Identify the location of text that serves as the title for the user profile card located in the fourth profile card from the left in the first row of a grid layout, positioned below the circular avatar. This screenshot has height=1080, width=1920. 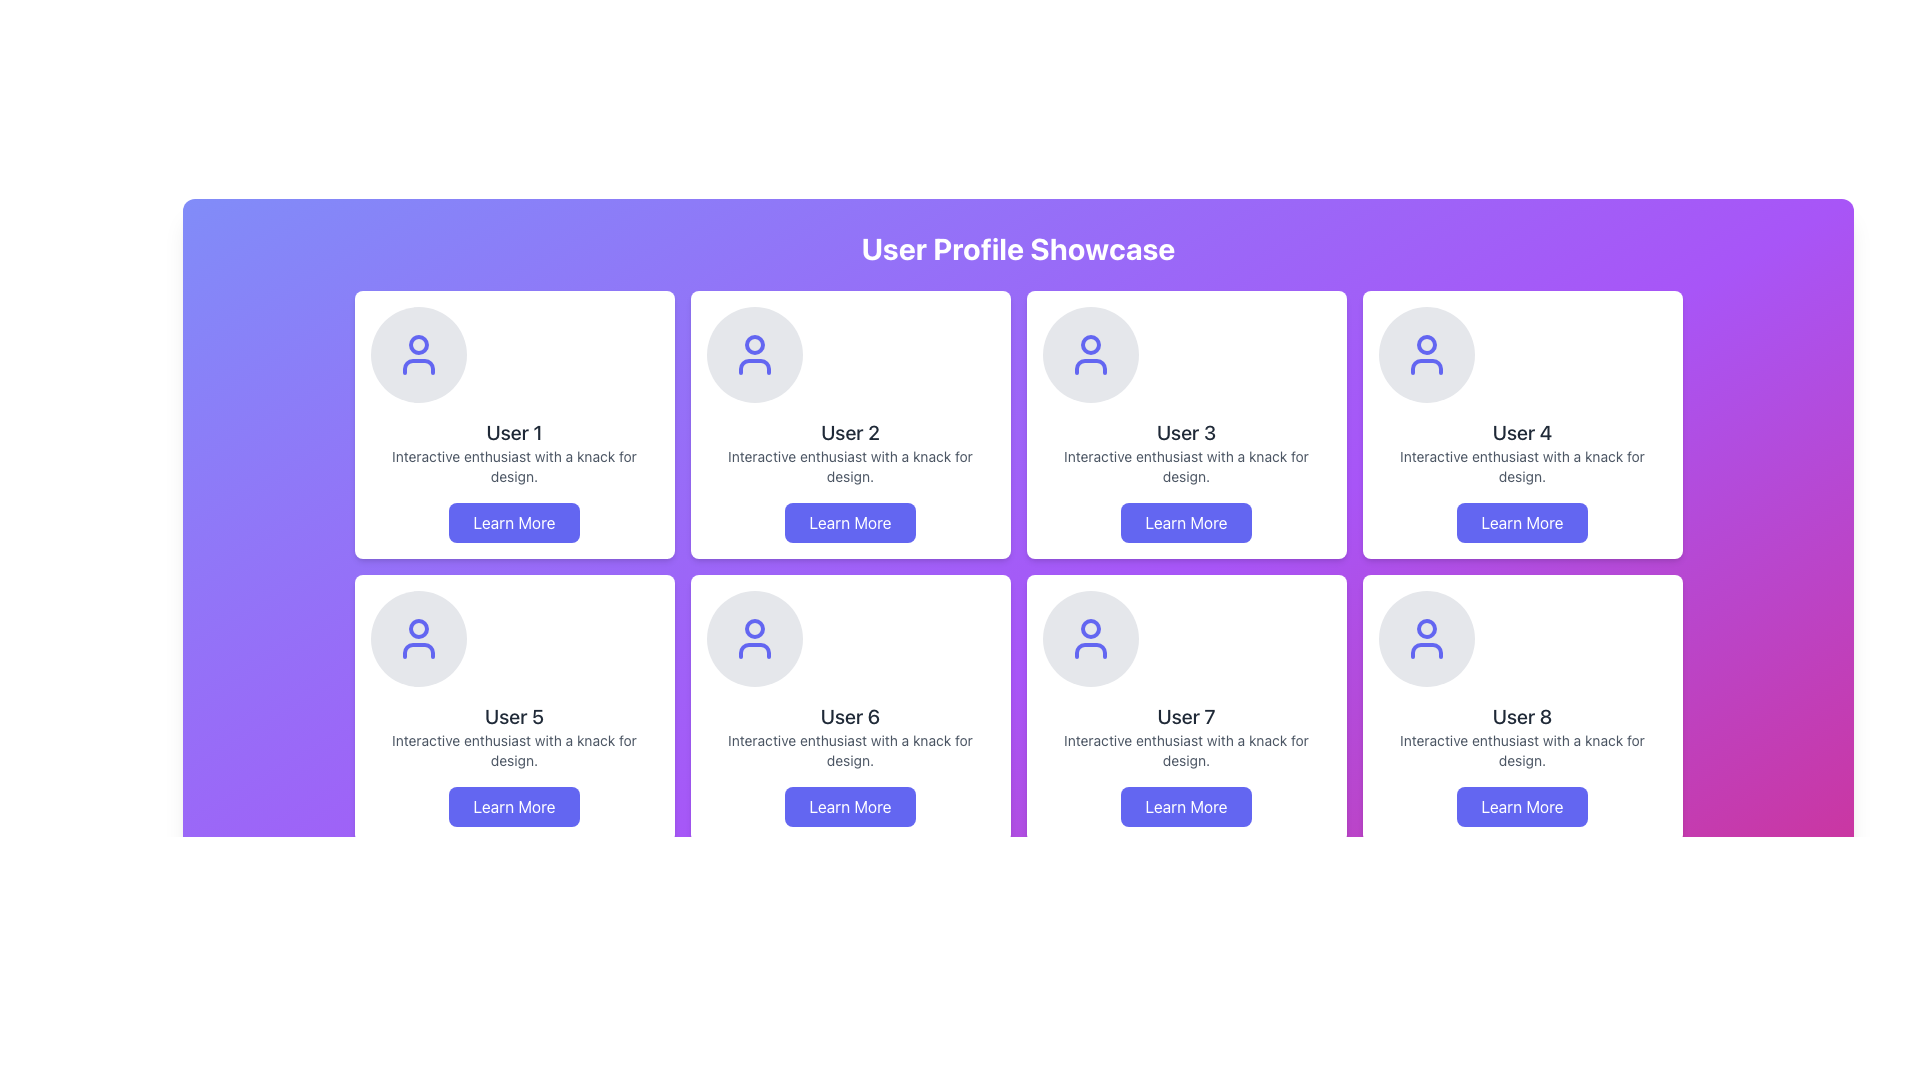
(1521, 431).